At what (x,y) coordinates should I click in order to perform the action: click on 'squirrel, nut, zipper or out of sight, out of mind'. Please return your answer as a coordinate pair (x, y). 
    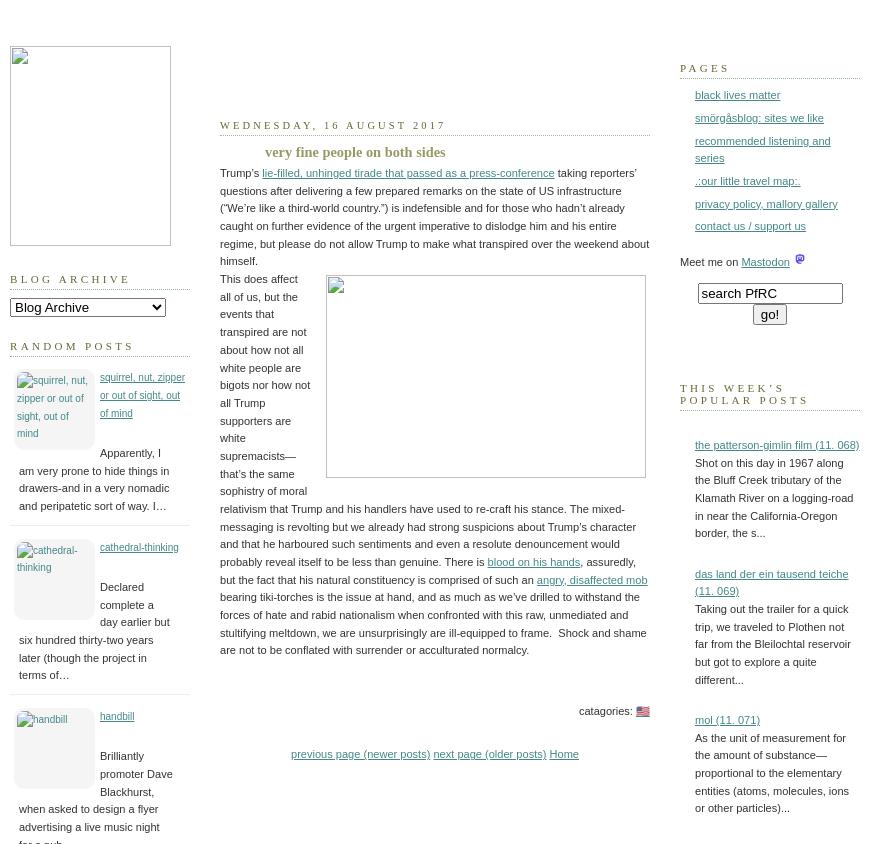
    Looking at the image, I should click on (141, 394).